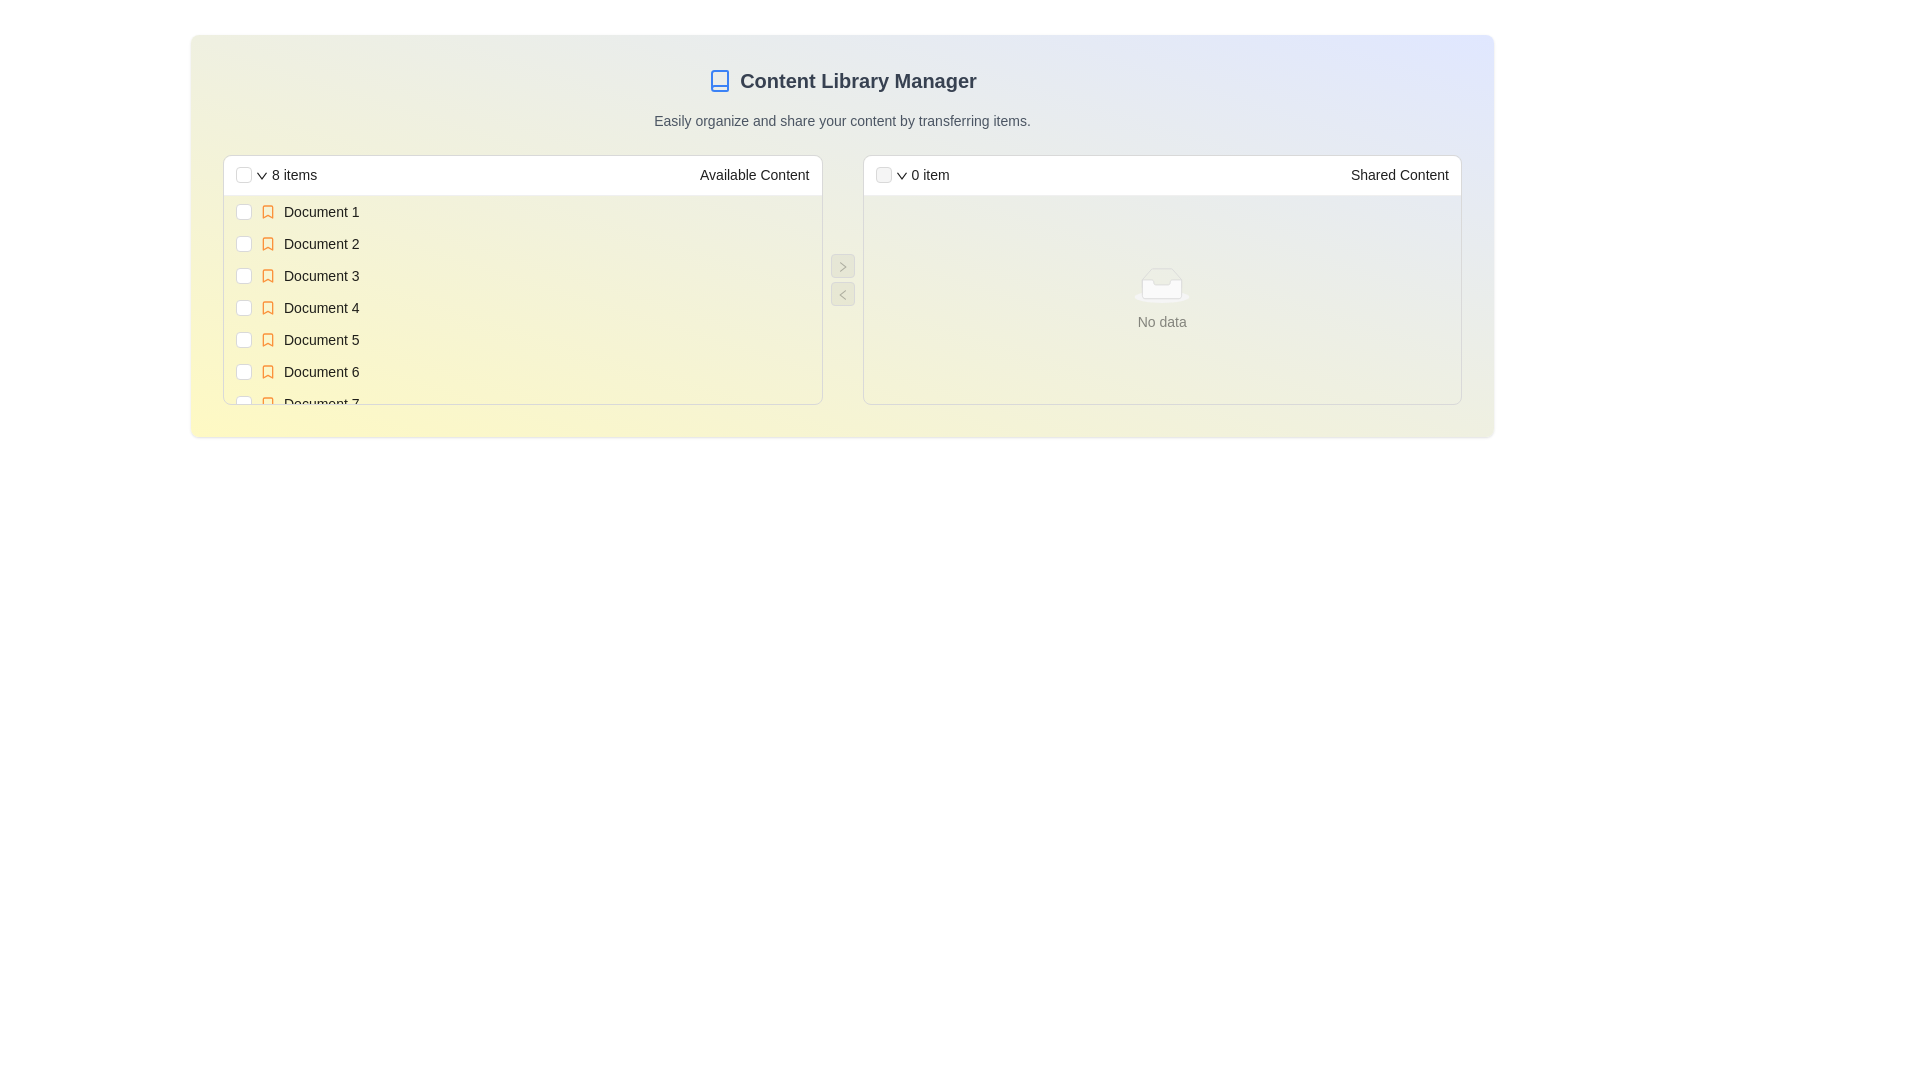  What do you see at coordinates (267, 404) in the screenshot?
I see `the bookmark icon for the seventh document` at bounding box center [267, 404].